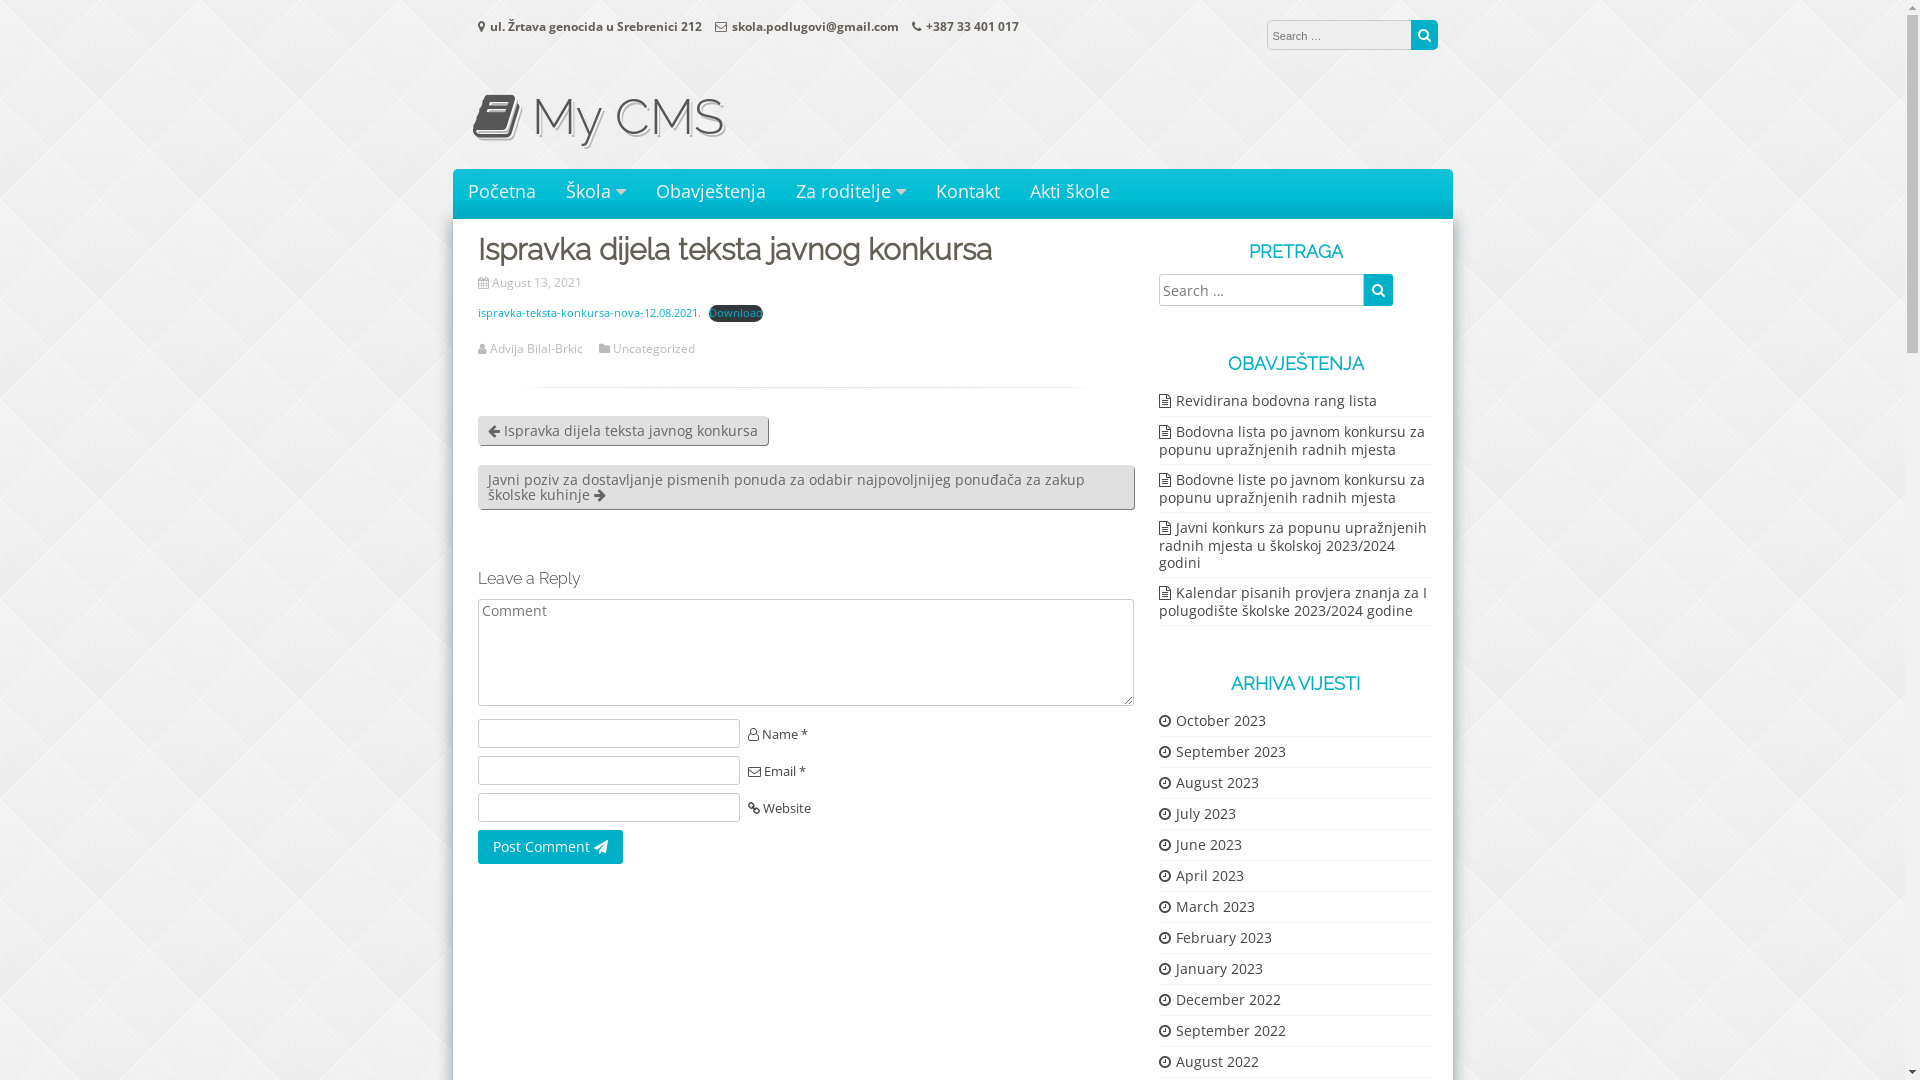 The image size is (1920, 1080). What do you see at coordinates (1218, 999) in the screenshot?
I see `'December 2022'` at bounding box center [1218, 999].